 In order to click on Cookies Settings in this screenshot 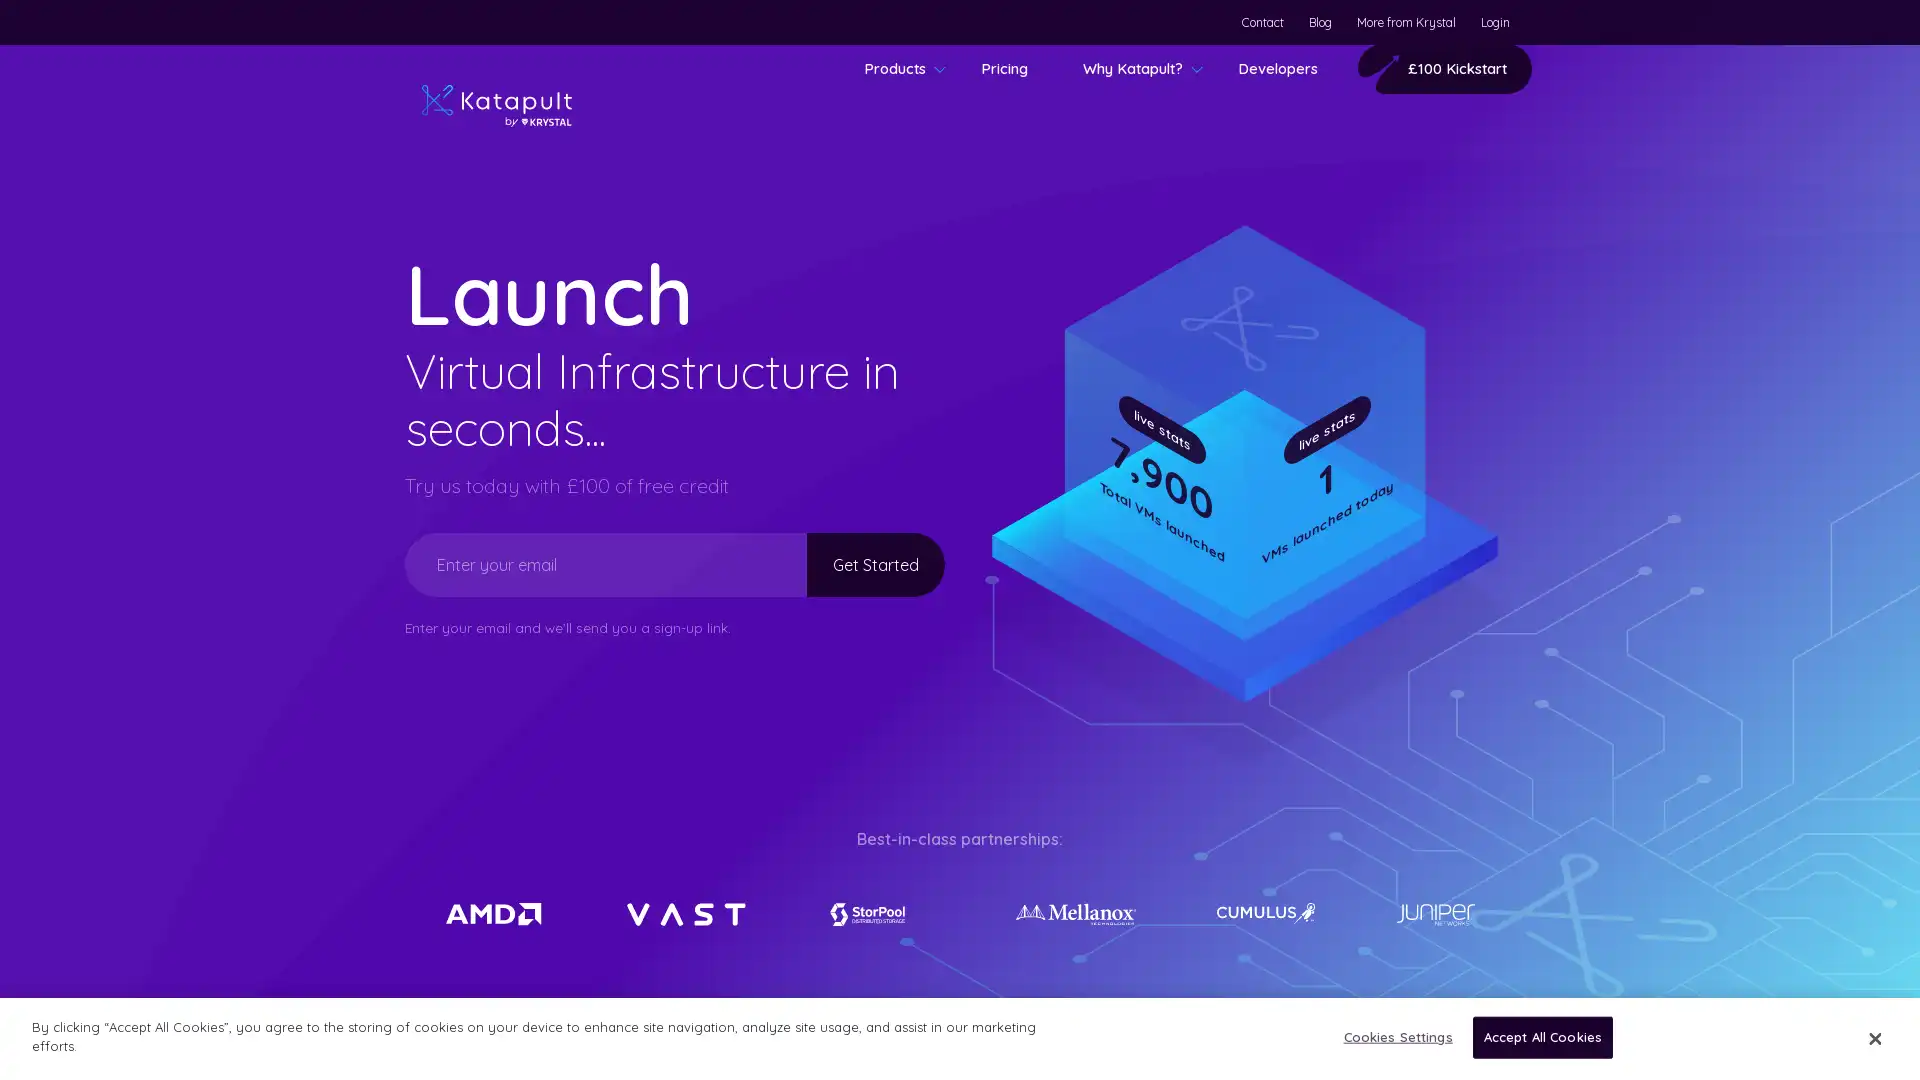, I will do `click(1391, 1036)`.